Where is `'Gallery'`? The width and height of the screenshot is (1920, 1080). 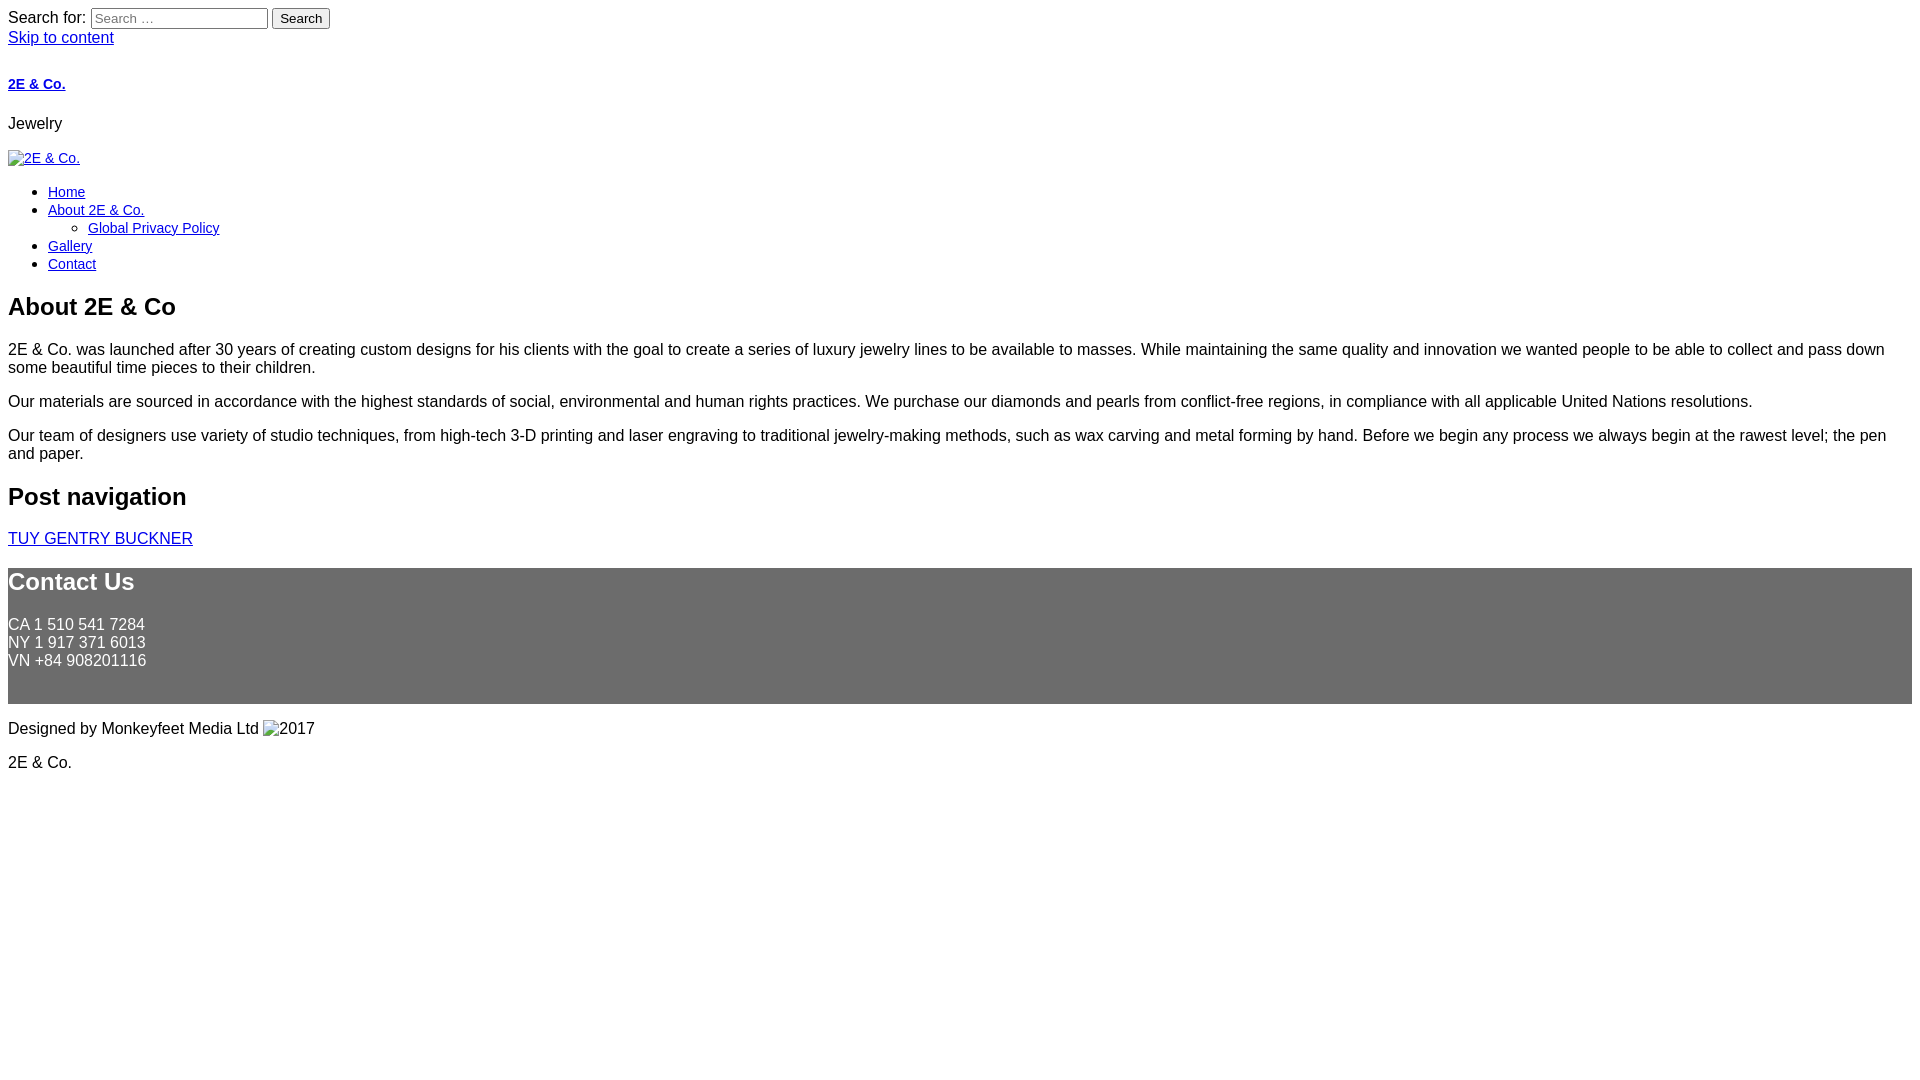
'Gallery' is located at coordinates (48, 245).